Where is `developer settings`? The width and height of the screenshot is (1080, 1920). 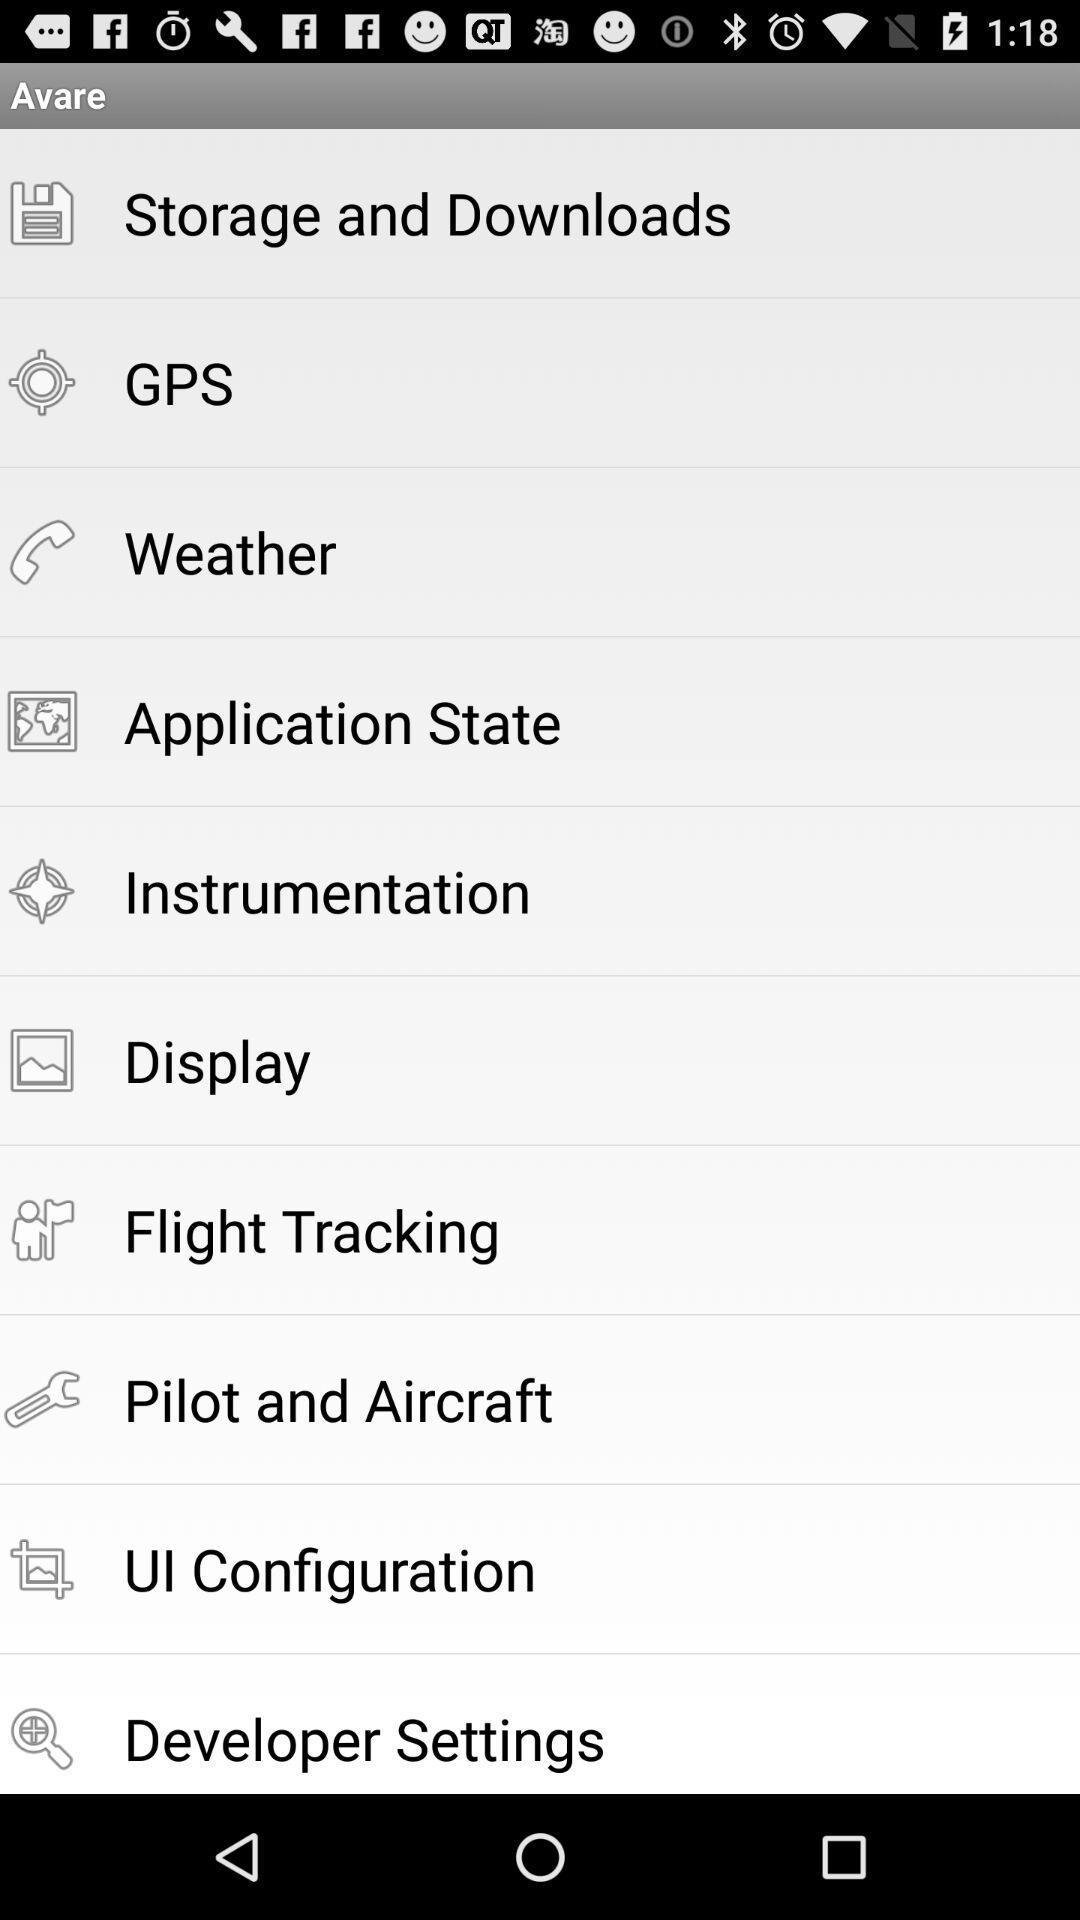
developer settings is located at coordinates (364, 1737).